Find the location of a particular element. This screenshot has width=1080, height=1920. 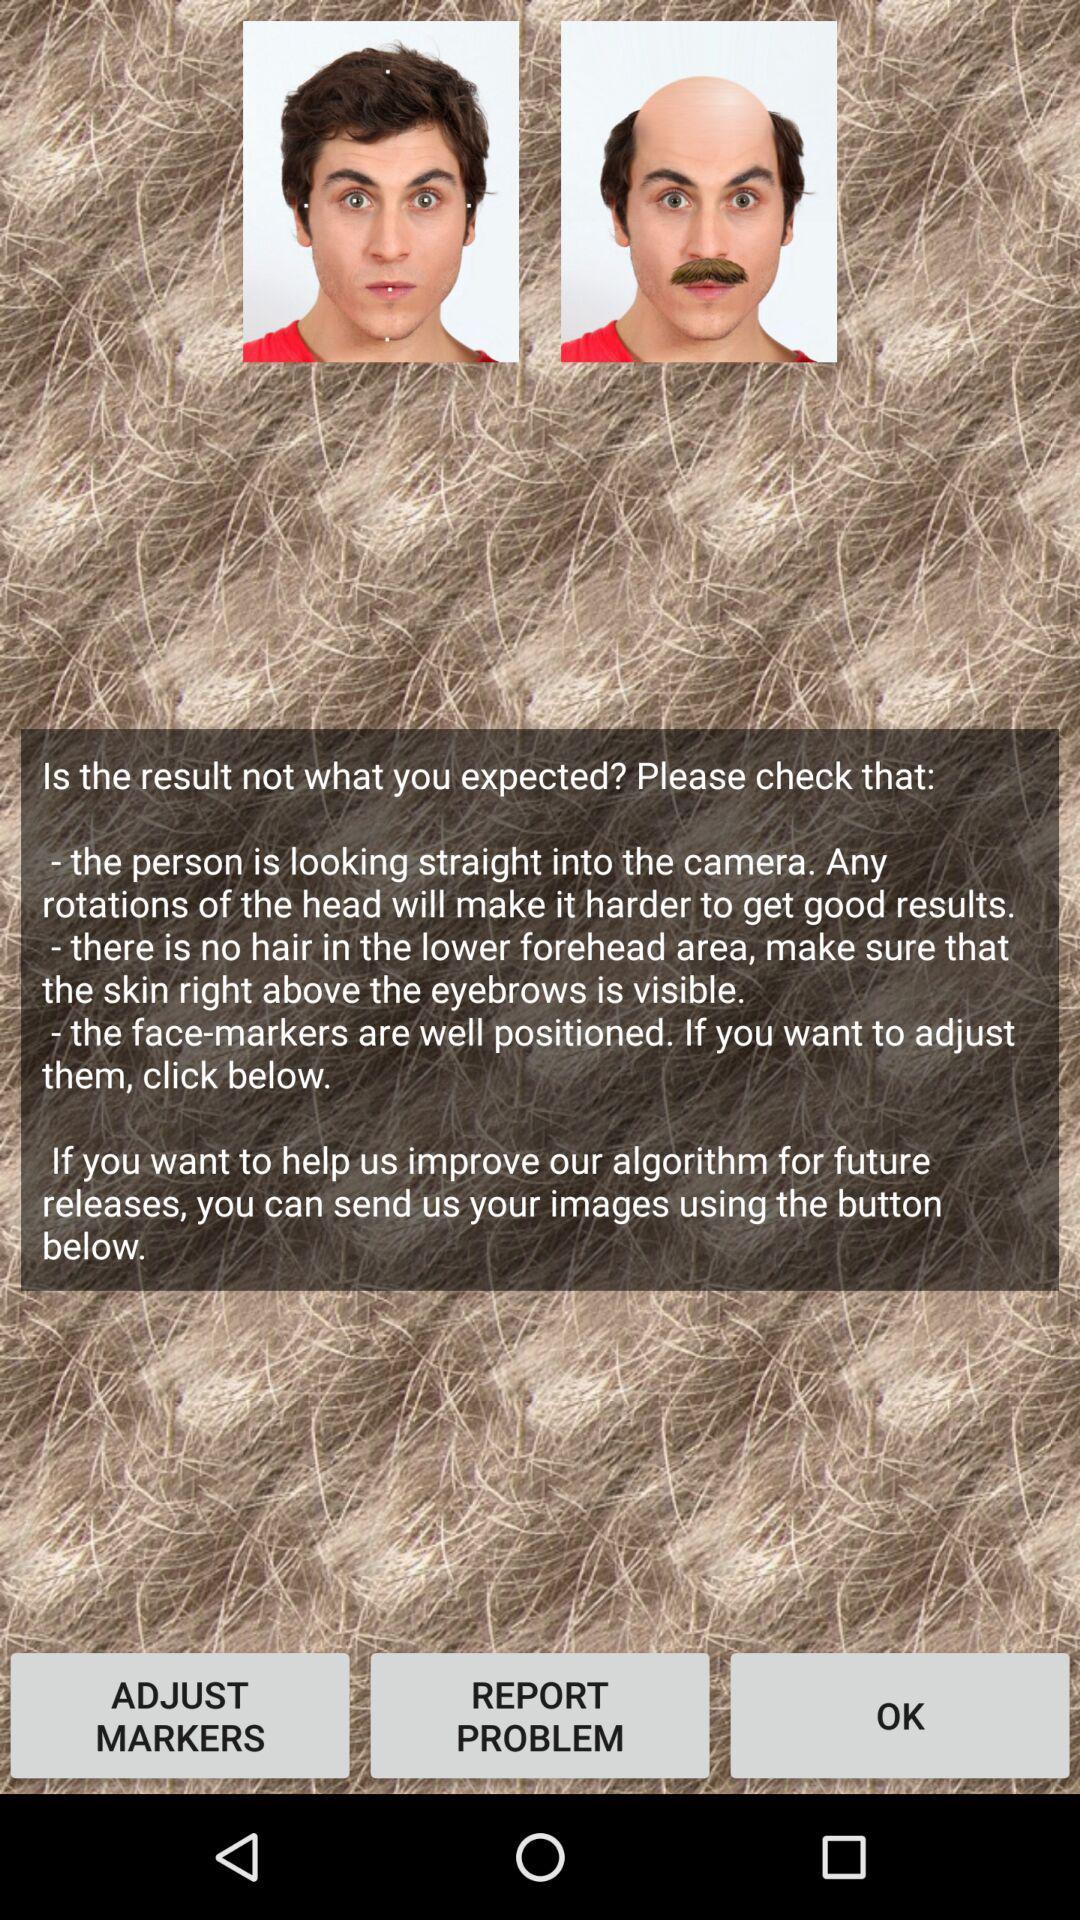

button to the left of report problem icon is located at coordinates (180, 1714).